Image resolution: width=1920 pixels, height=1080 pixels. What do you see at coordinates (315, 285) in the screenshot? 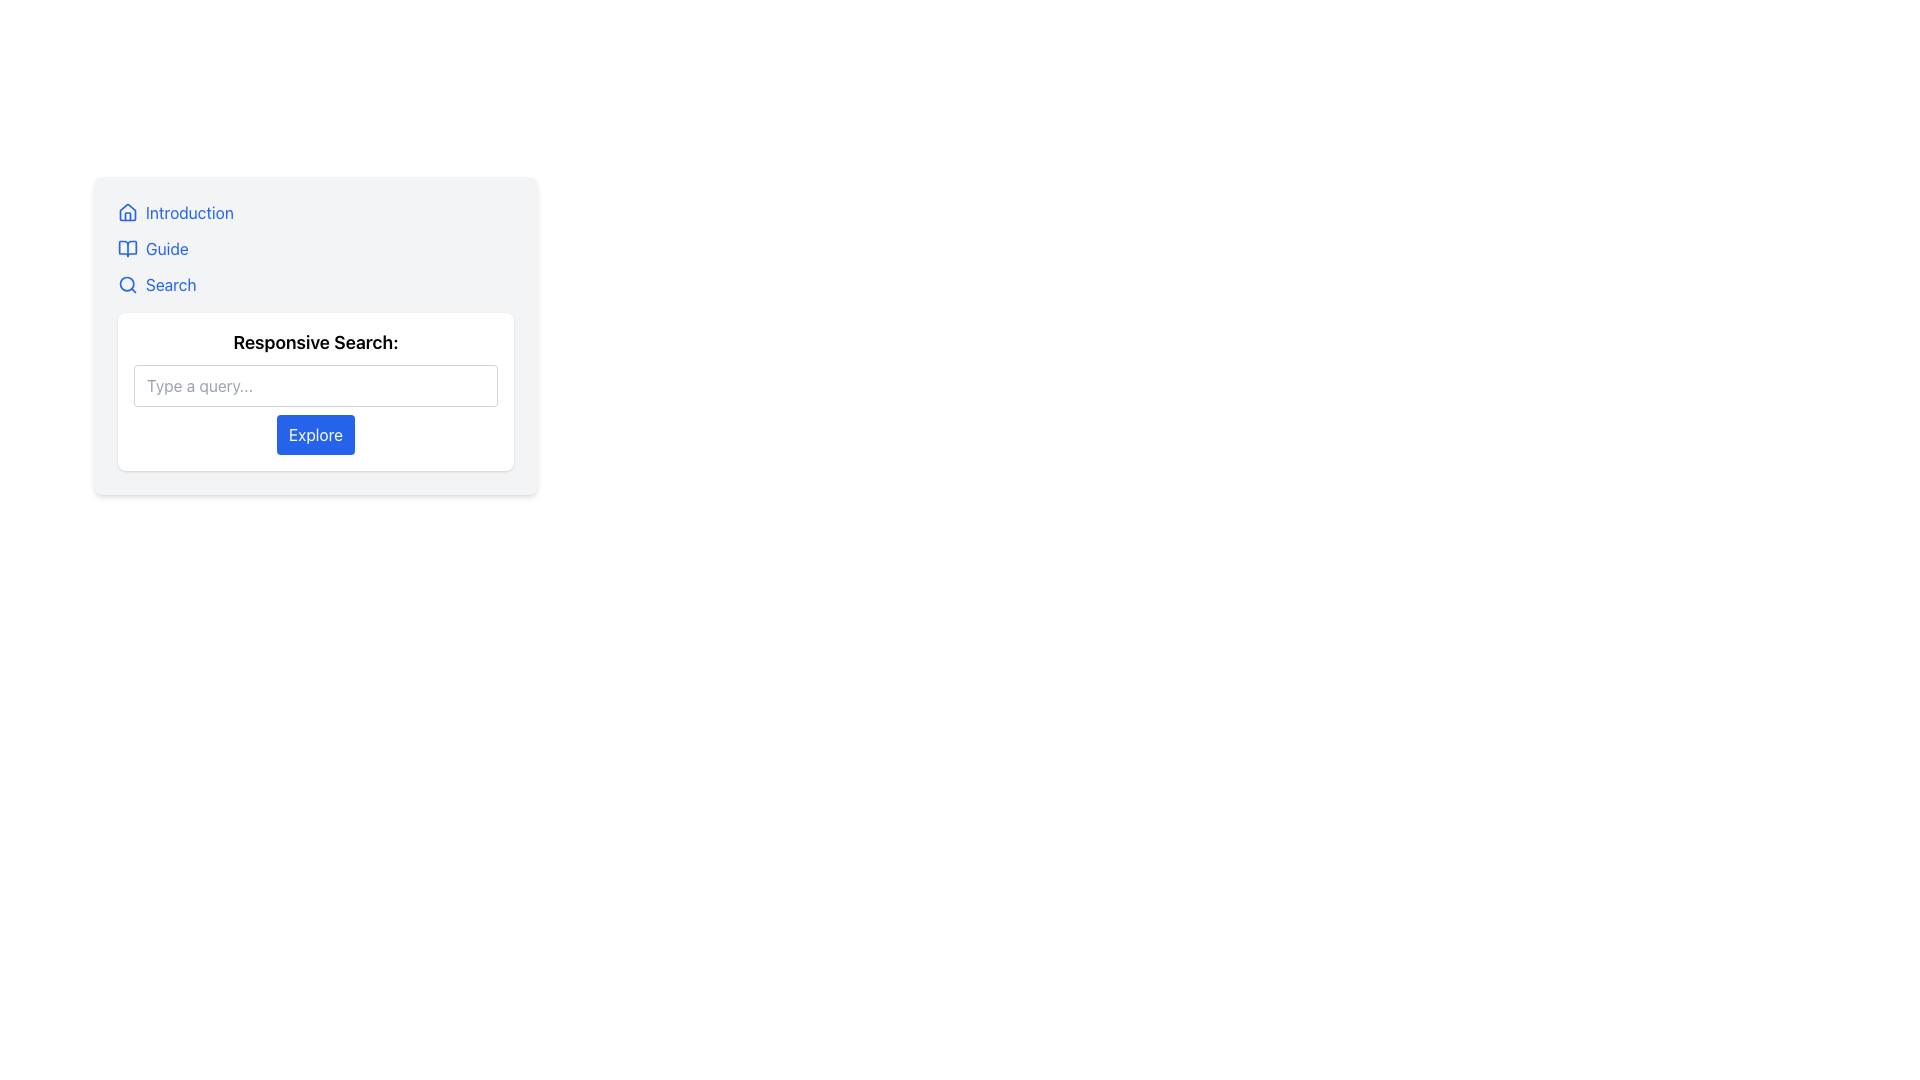
I see `the third navigational link located below the 'Guide' link and above the 'Responsive Search:' section` at bounding box center [315, 285].